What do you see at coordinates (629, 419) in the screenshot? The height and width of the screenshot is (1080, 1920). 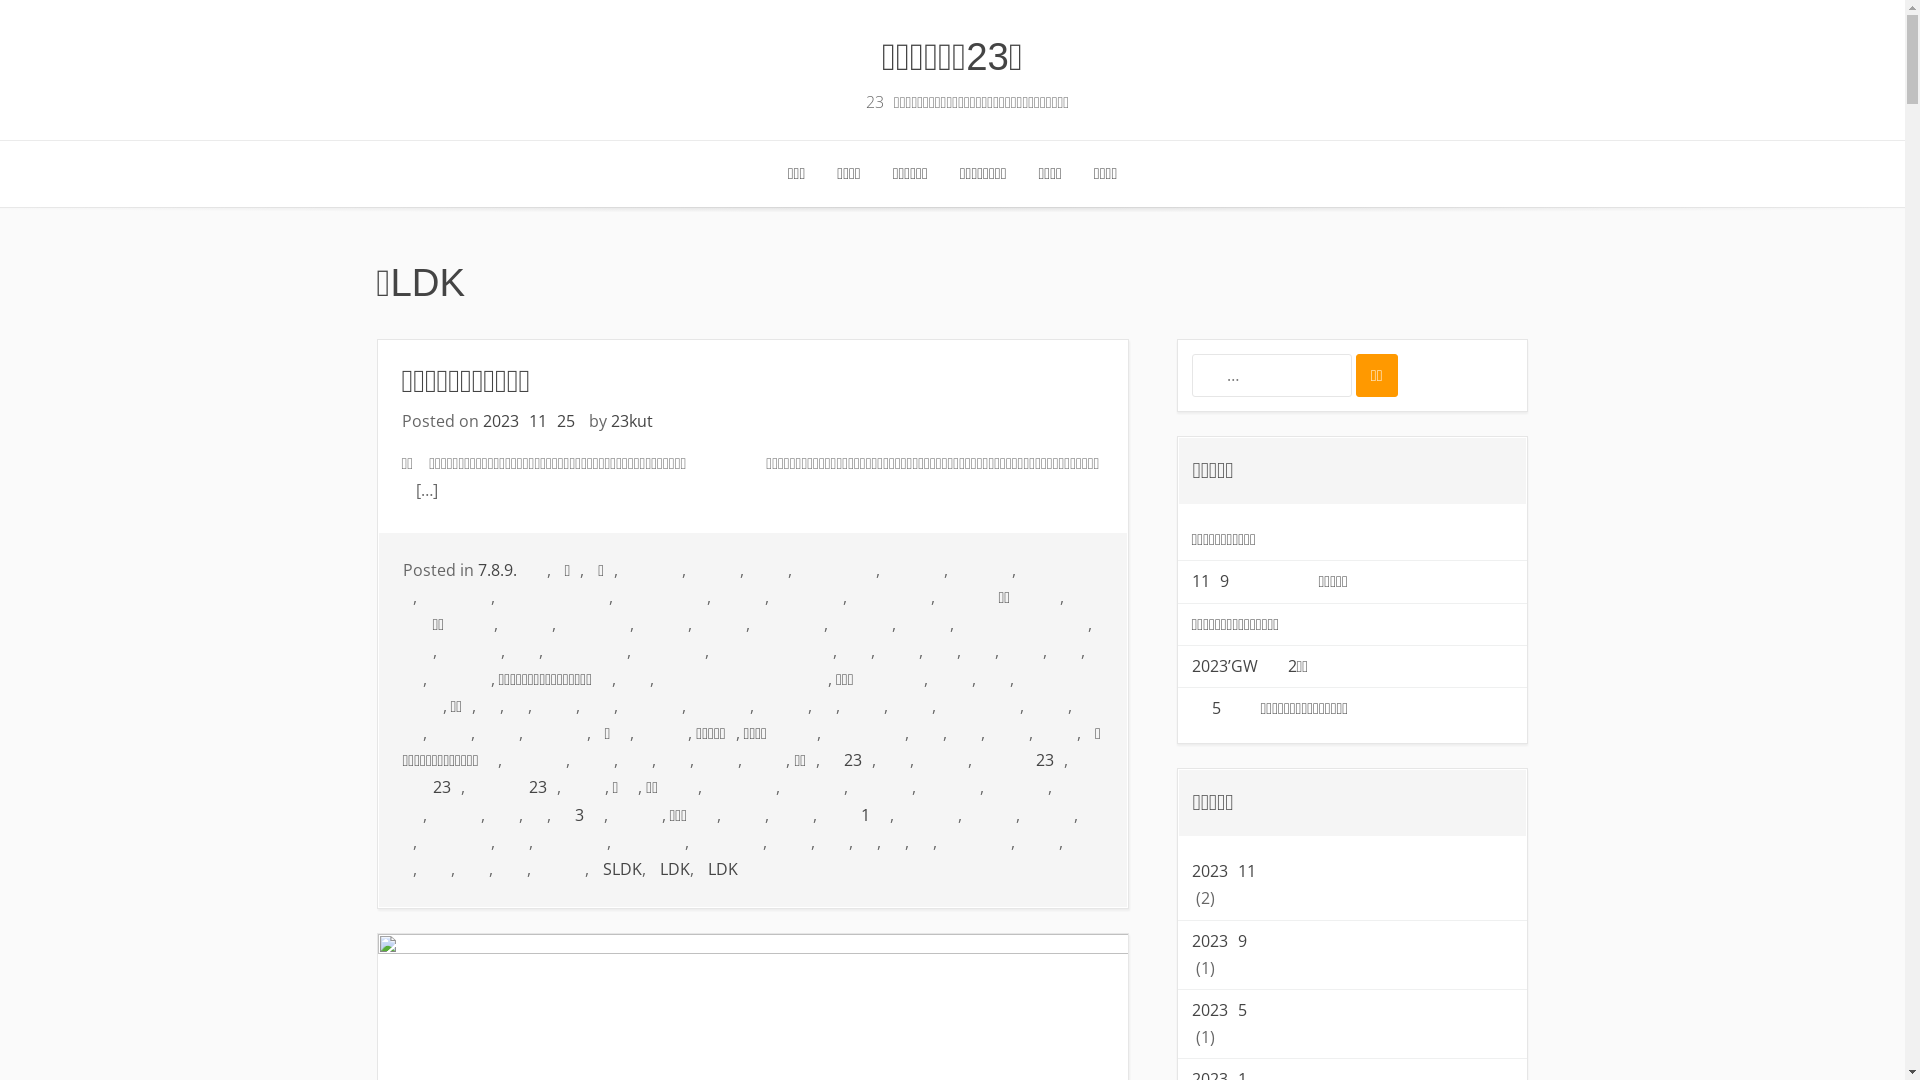 I see `'23kut'` at bounding box center [629, 419].